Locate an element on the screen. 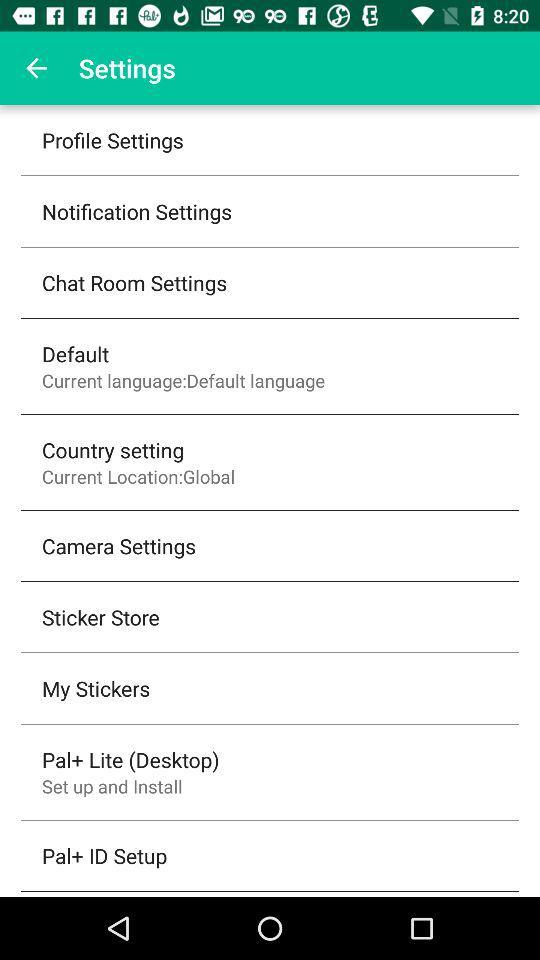 The width and height of the screenshot is (540, 960). profile settings item is located at coordinates (112, 139).